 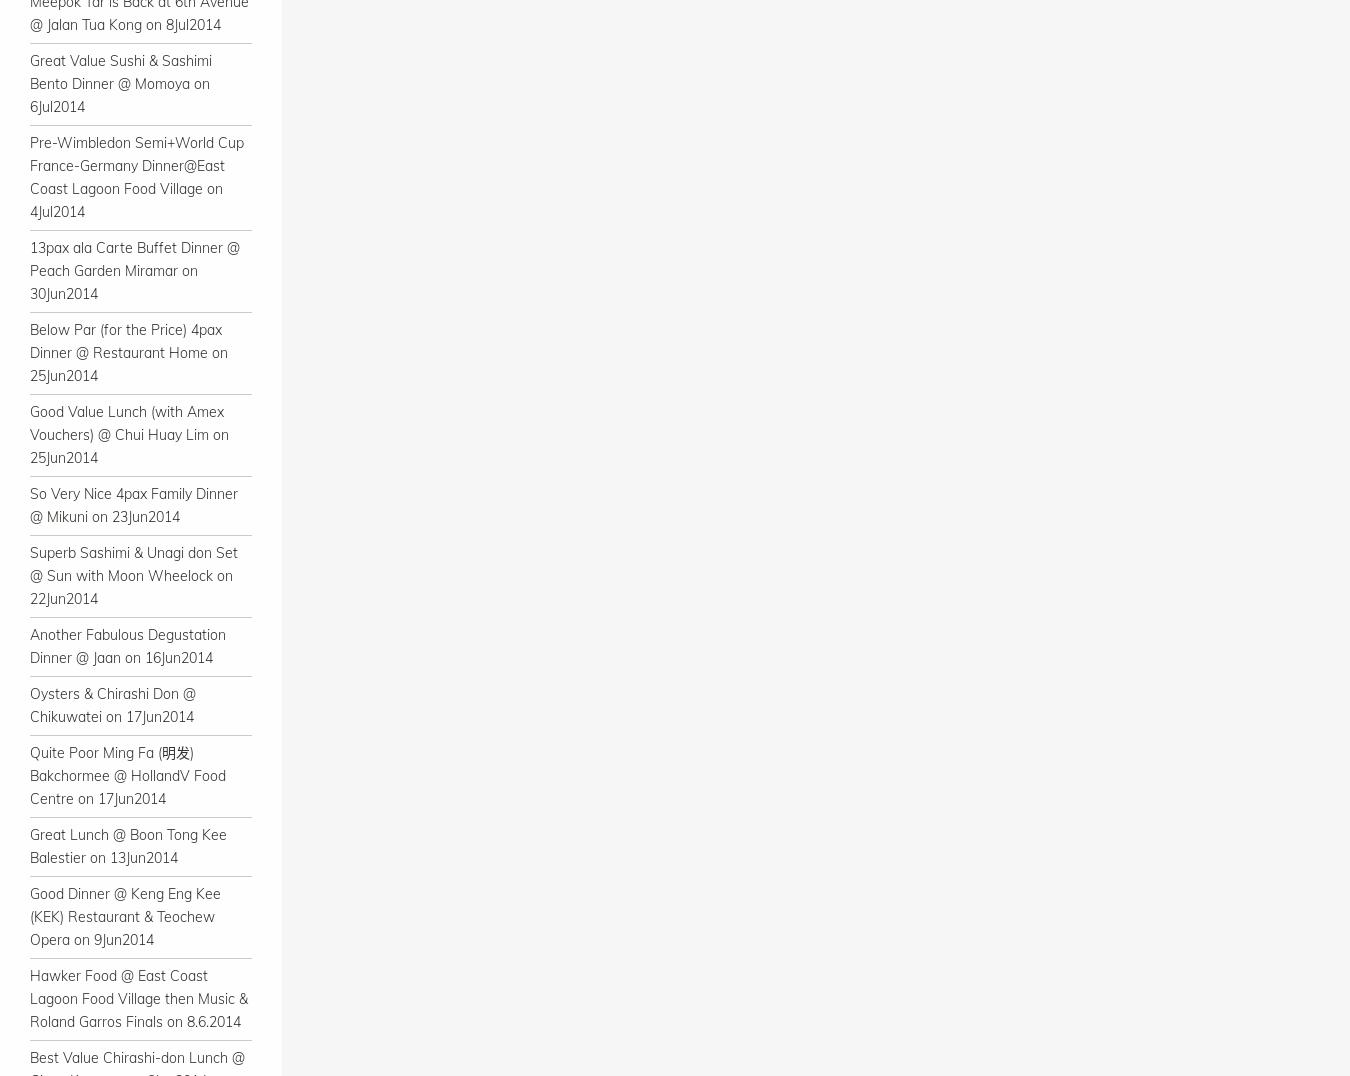 What do you see at coordinates (120, 84) in the screenshot?
I see `'Great Value Sushi & Sashimi Bento Dinner @ Momoya on 6Jul2014'` at bounding box center [120, 84].